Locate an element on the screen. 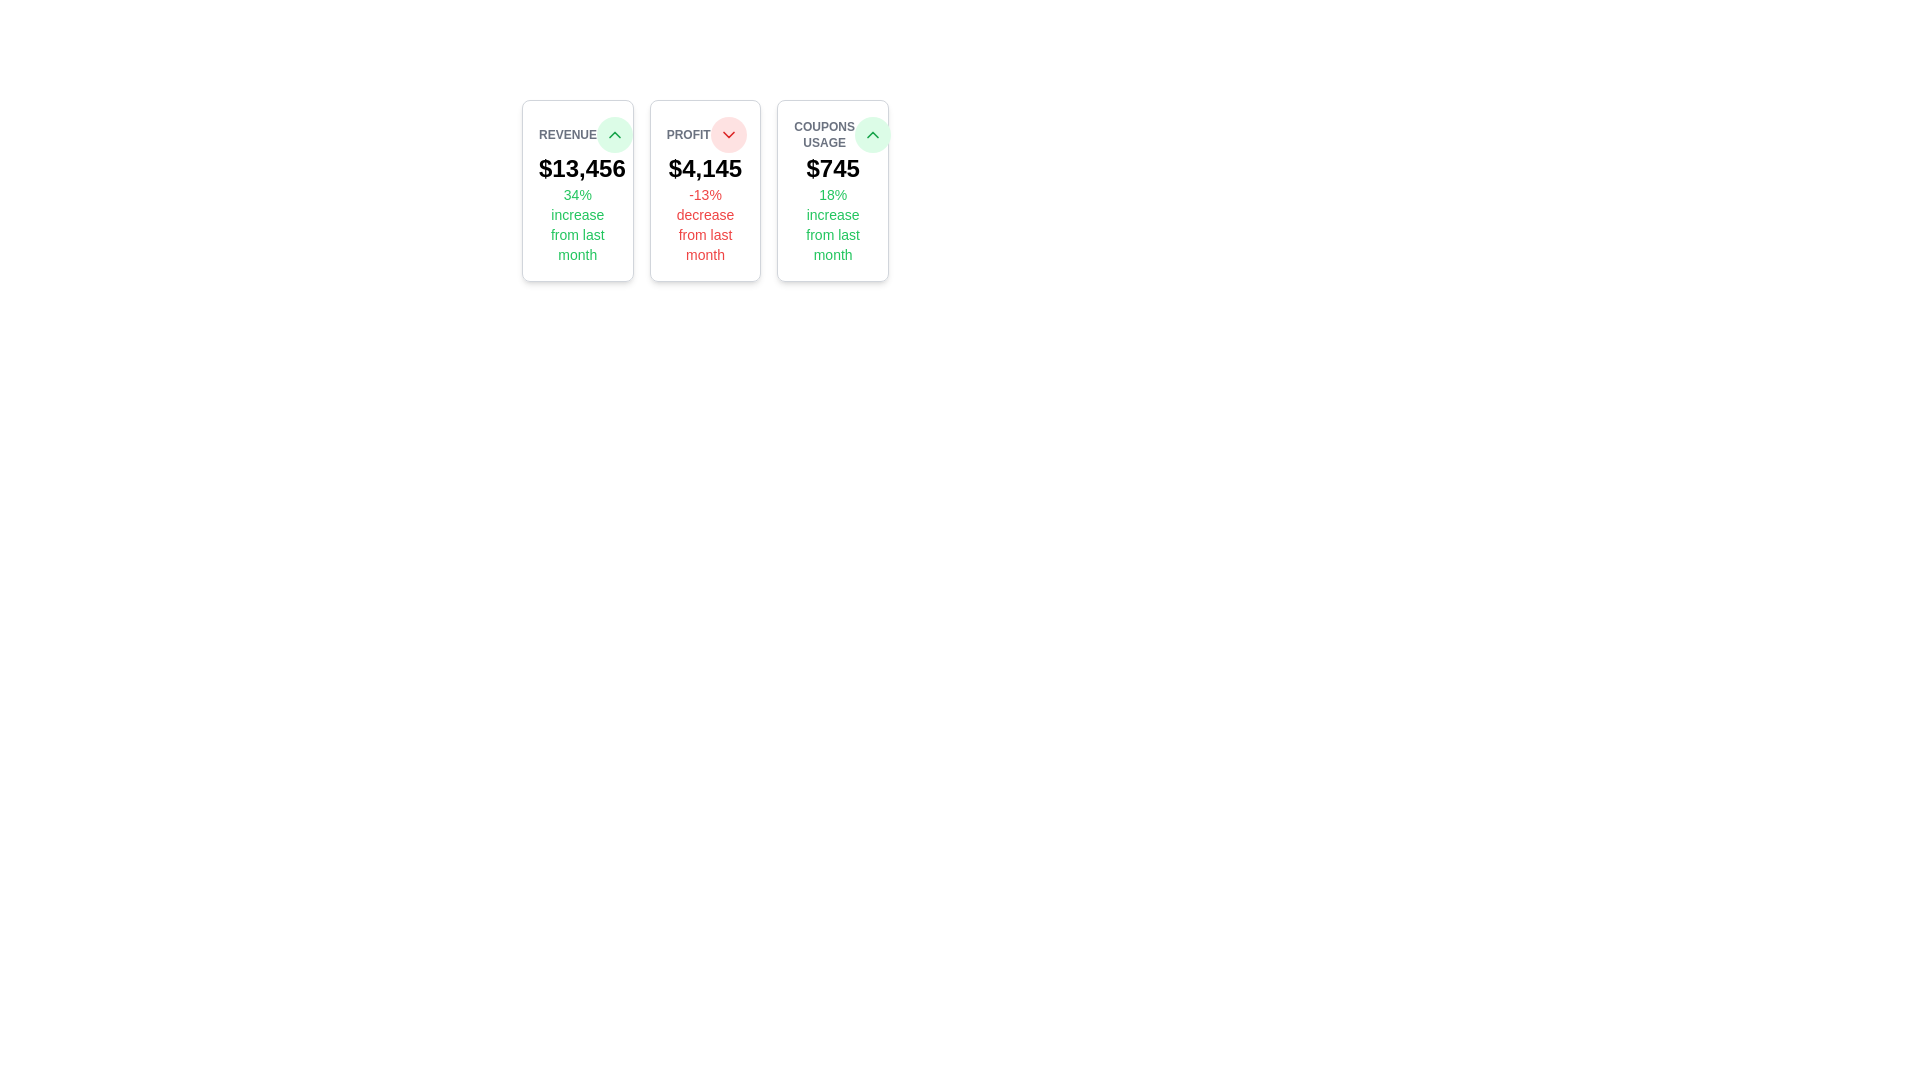 Image resolution: width=1920 pixels, height=1080 pixels. the 'Profit' text label, which is styled in small, bold, uppercase gray font and located at the top of the second card in a row of three cards is located at coordinates (688, 135).